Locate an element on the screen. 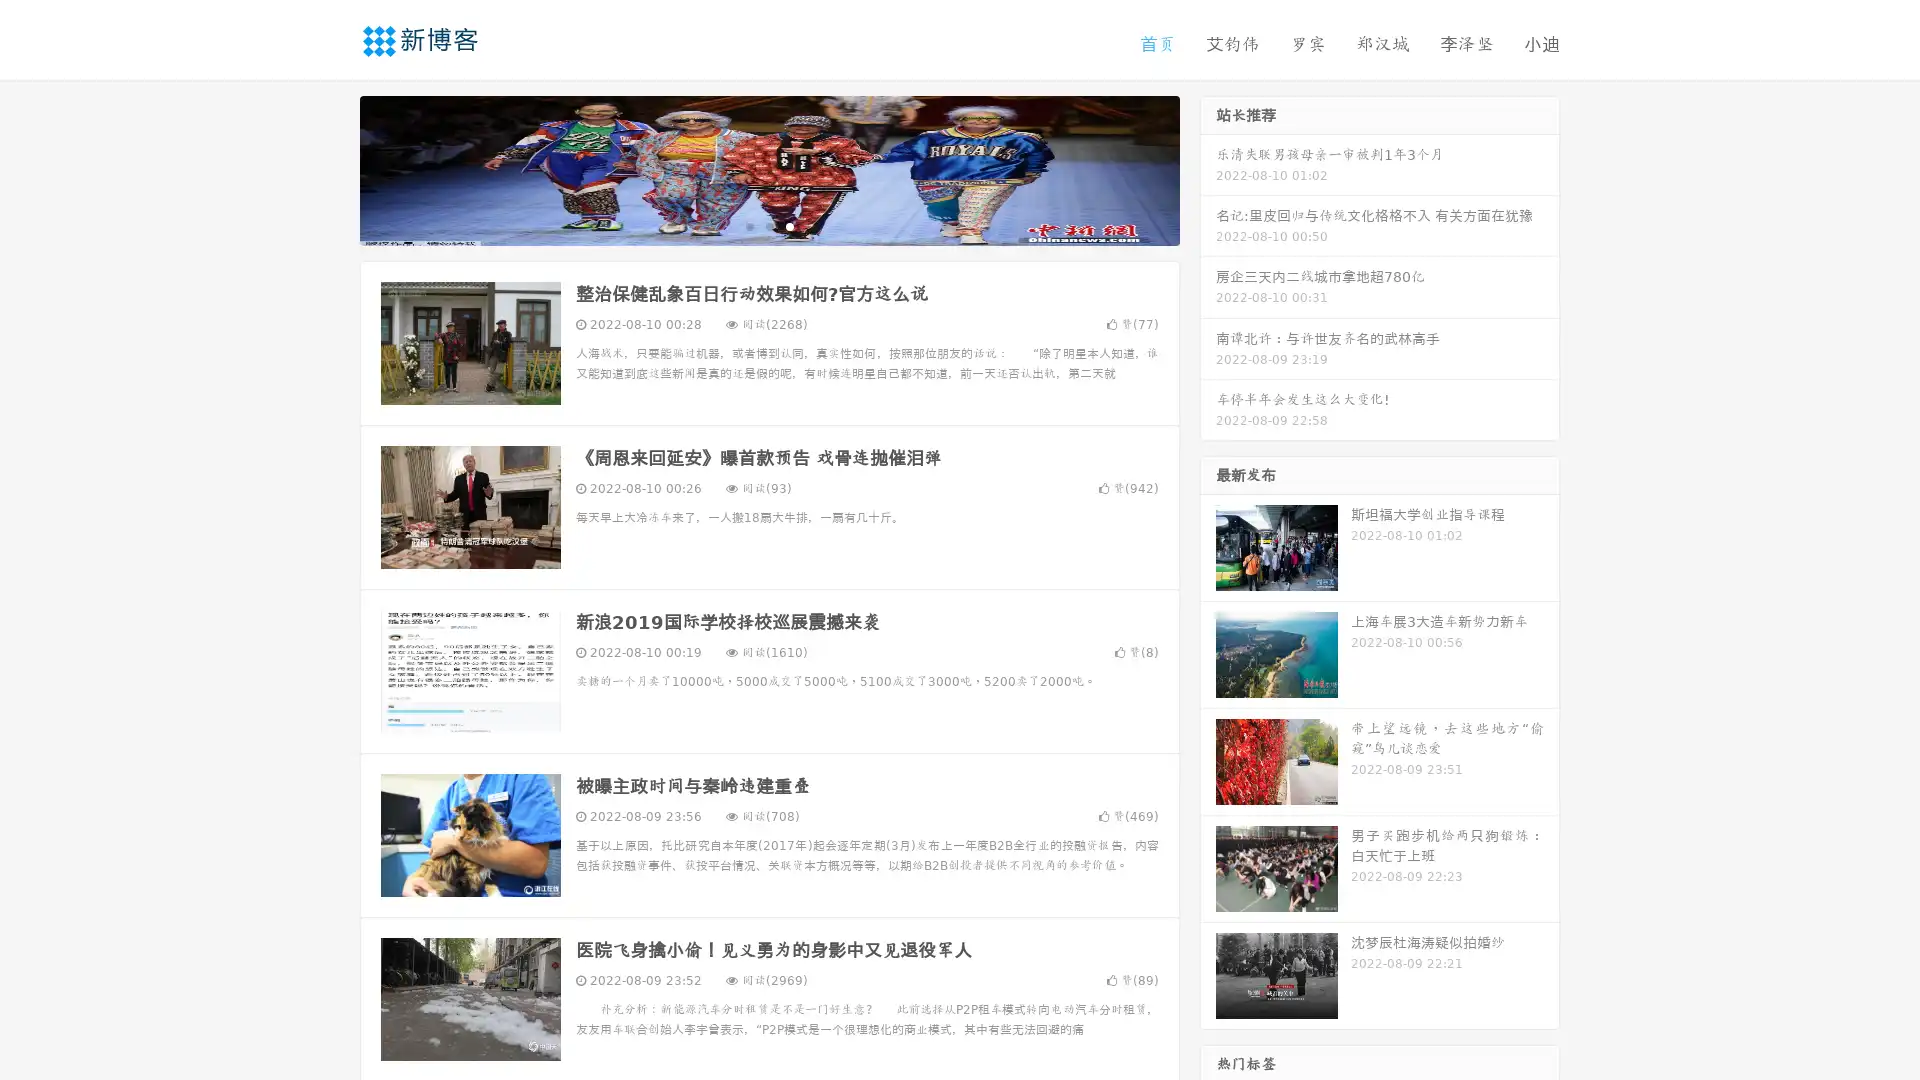  Go to slide 2 is located at coordinates (768, 225).